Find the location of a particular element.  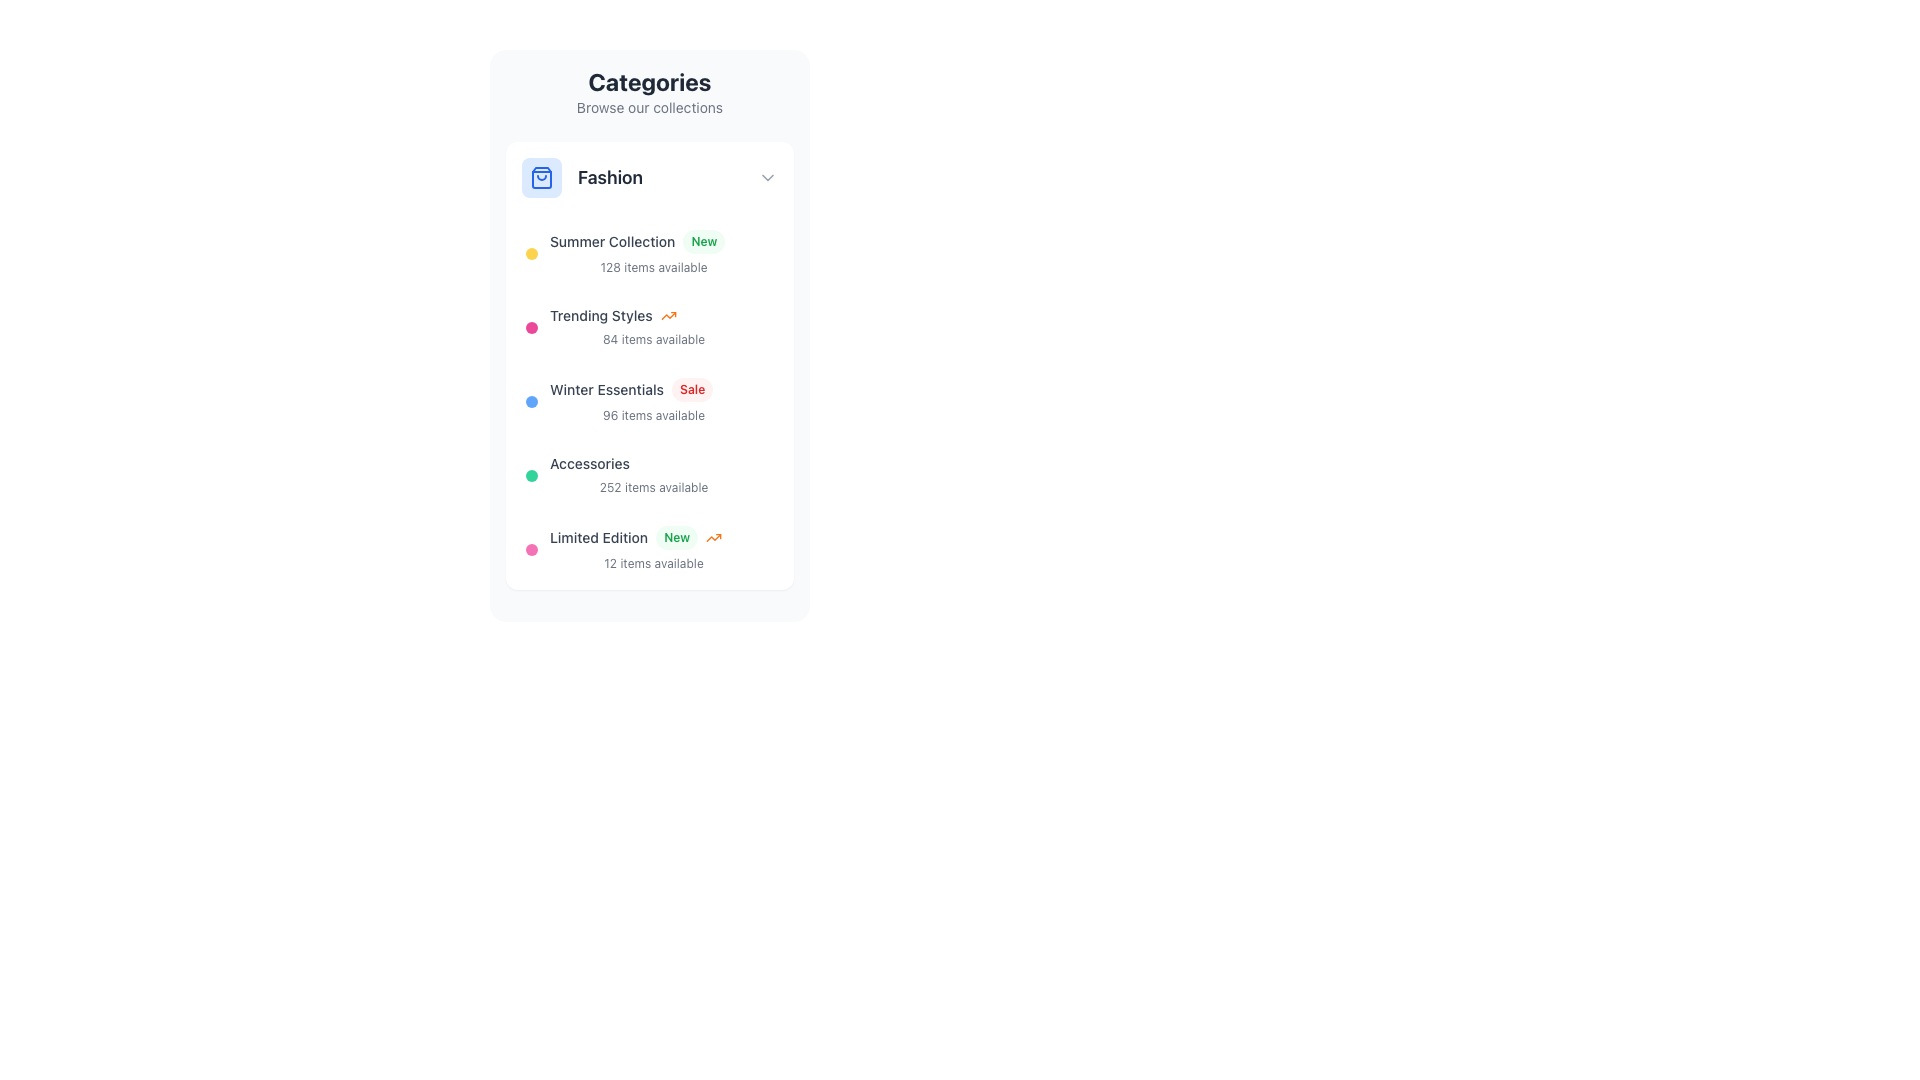

the list item element labeled 'Trending Styles' that displays '84 items available' in the sidebar menu under the 'Fashion' section is located at coordinates (653, 326).